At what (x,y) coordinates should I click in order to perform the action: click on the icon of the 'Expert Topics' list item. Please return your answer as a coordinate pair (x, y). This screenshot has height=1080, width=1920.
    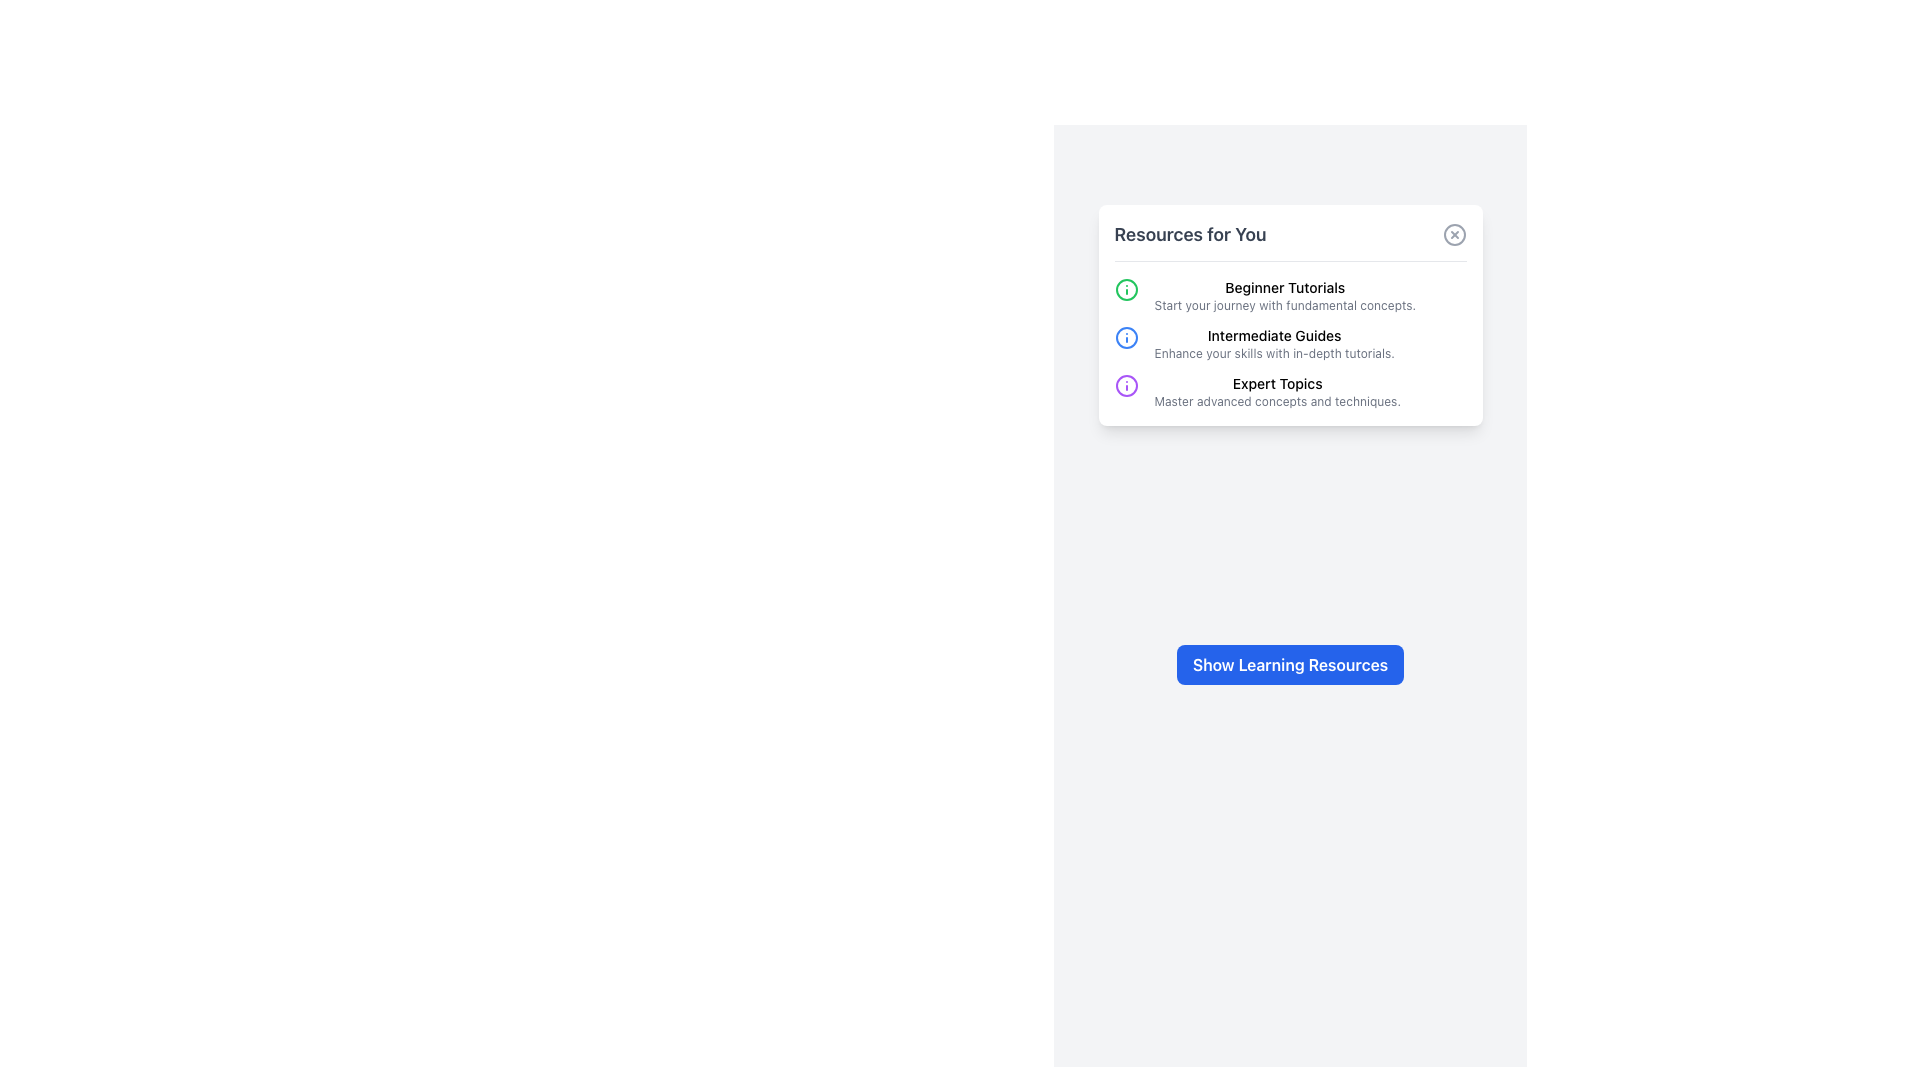
    Looking at the image, I should click on (1290, 392).